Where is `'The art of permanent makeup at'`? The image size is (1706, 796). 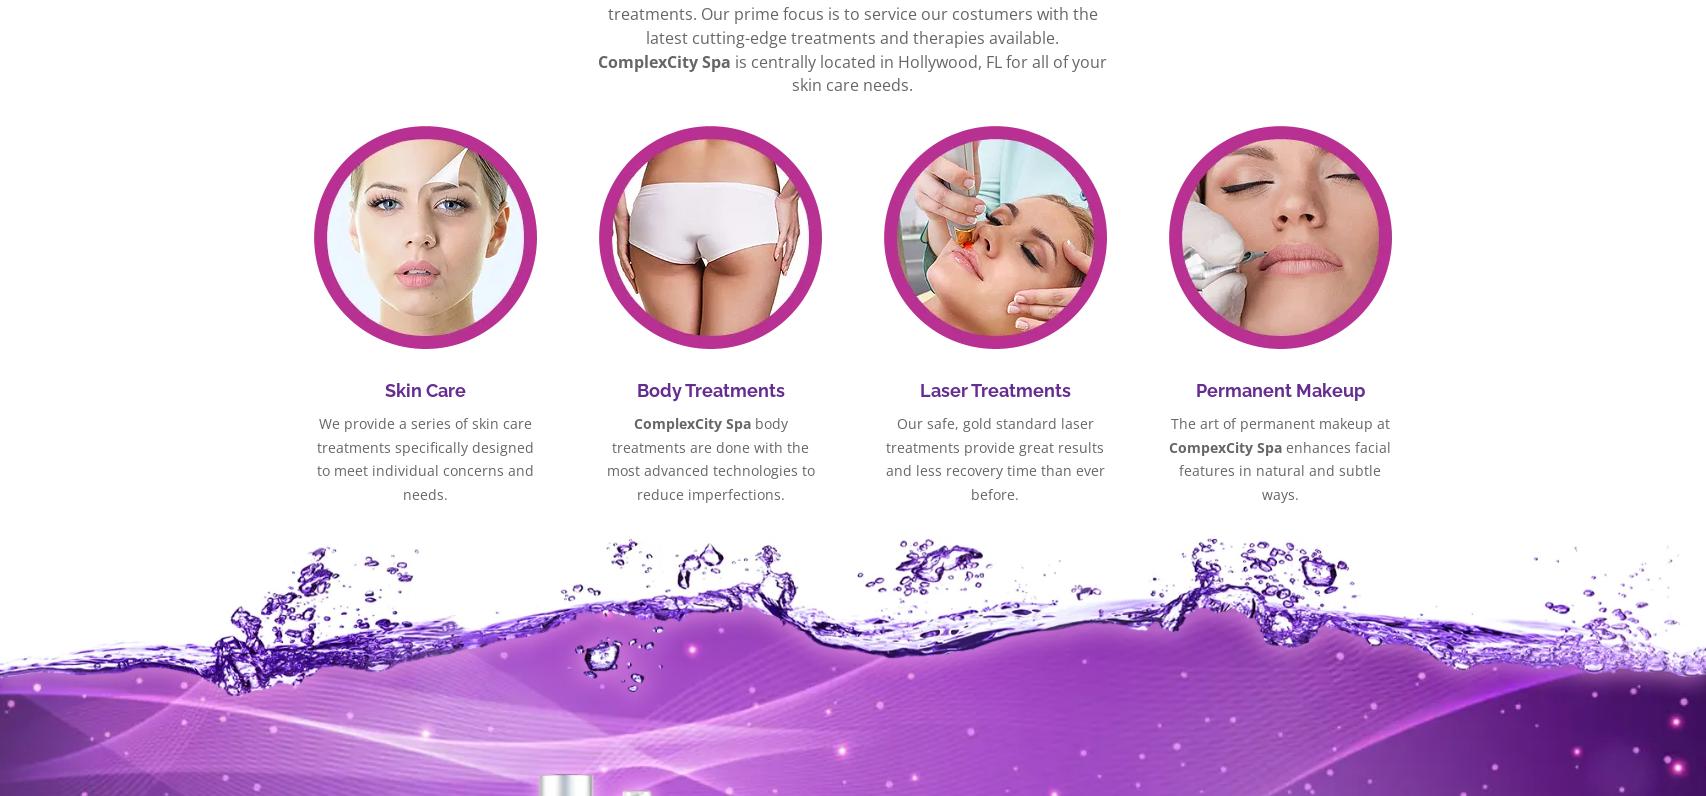
'The art of permanent makeup at' is located at coordinates (1279, 421).